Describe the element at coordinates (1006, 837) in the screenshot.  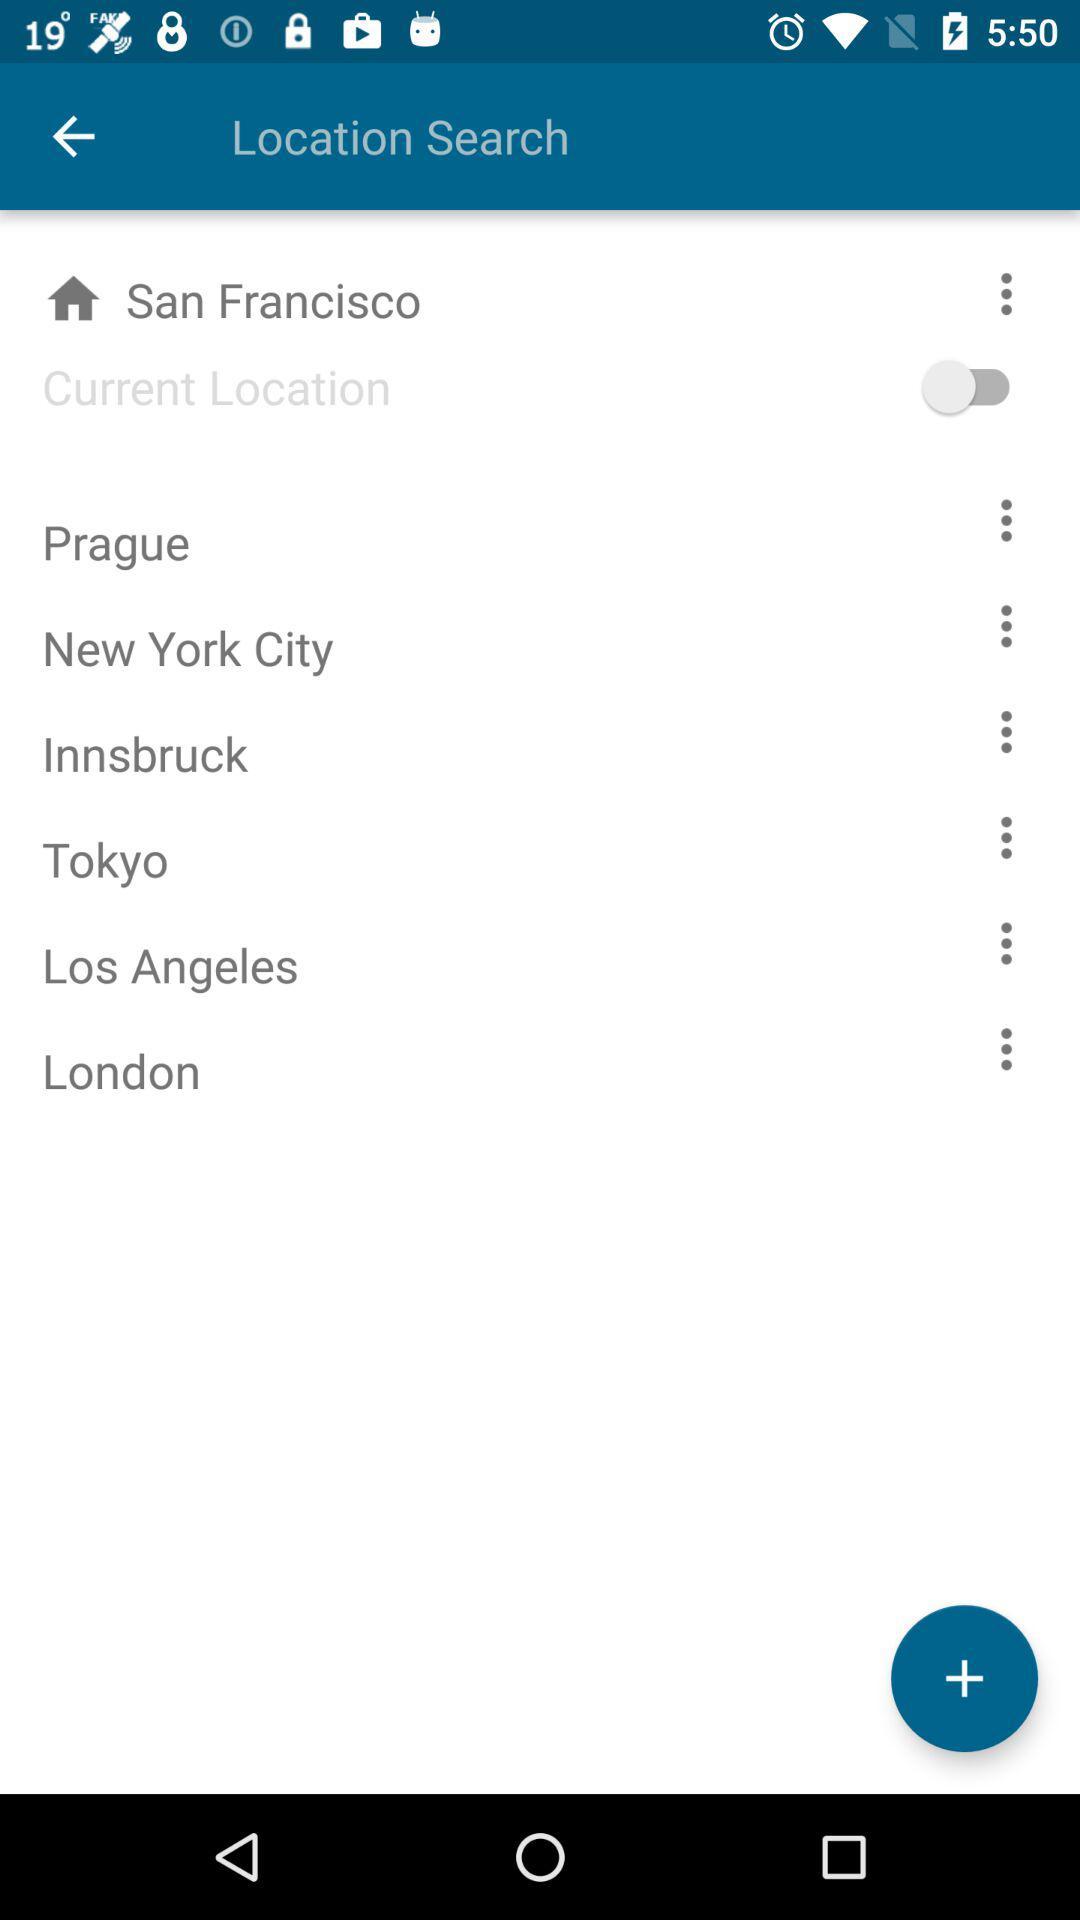
I see `see more options` at that location.